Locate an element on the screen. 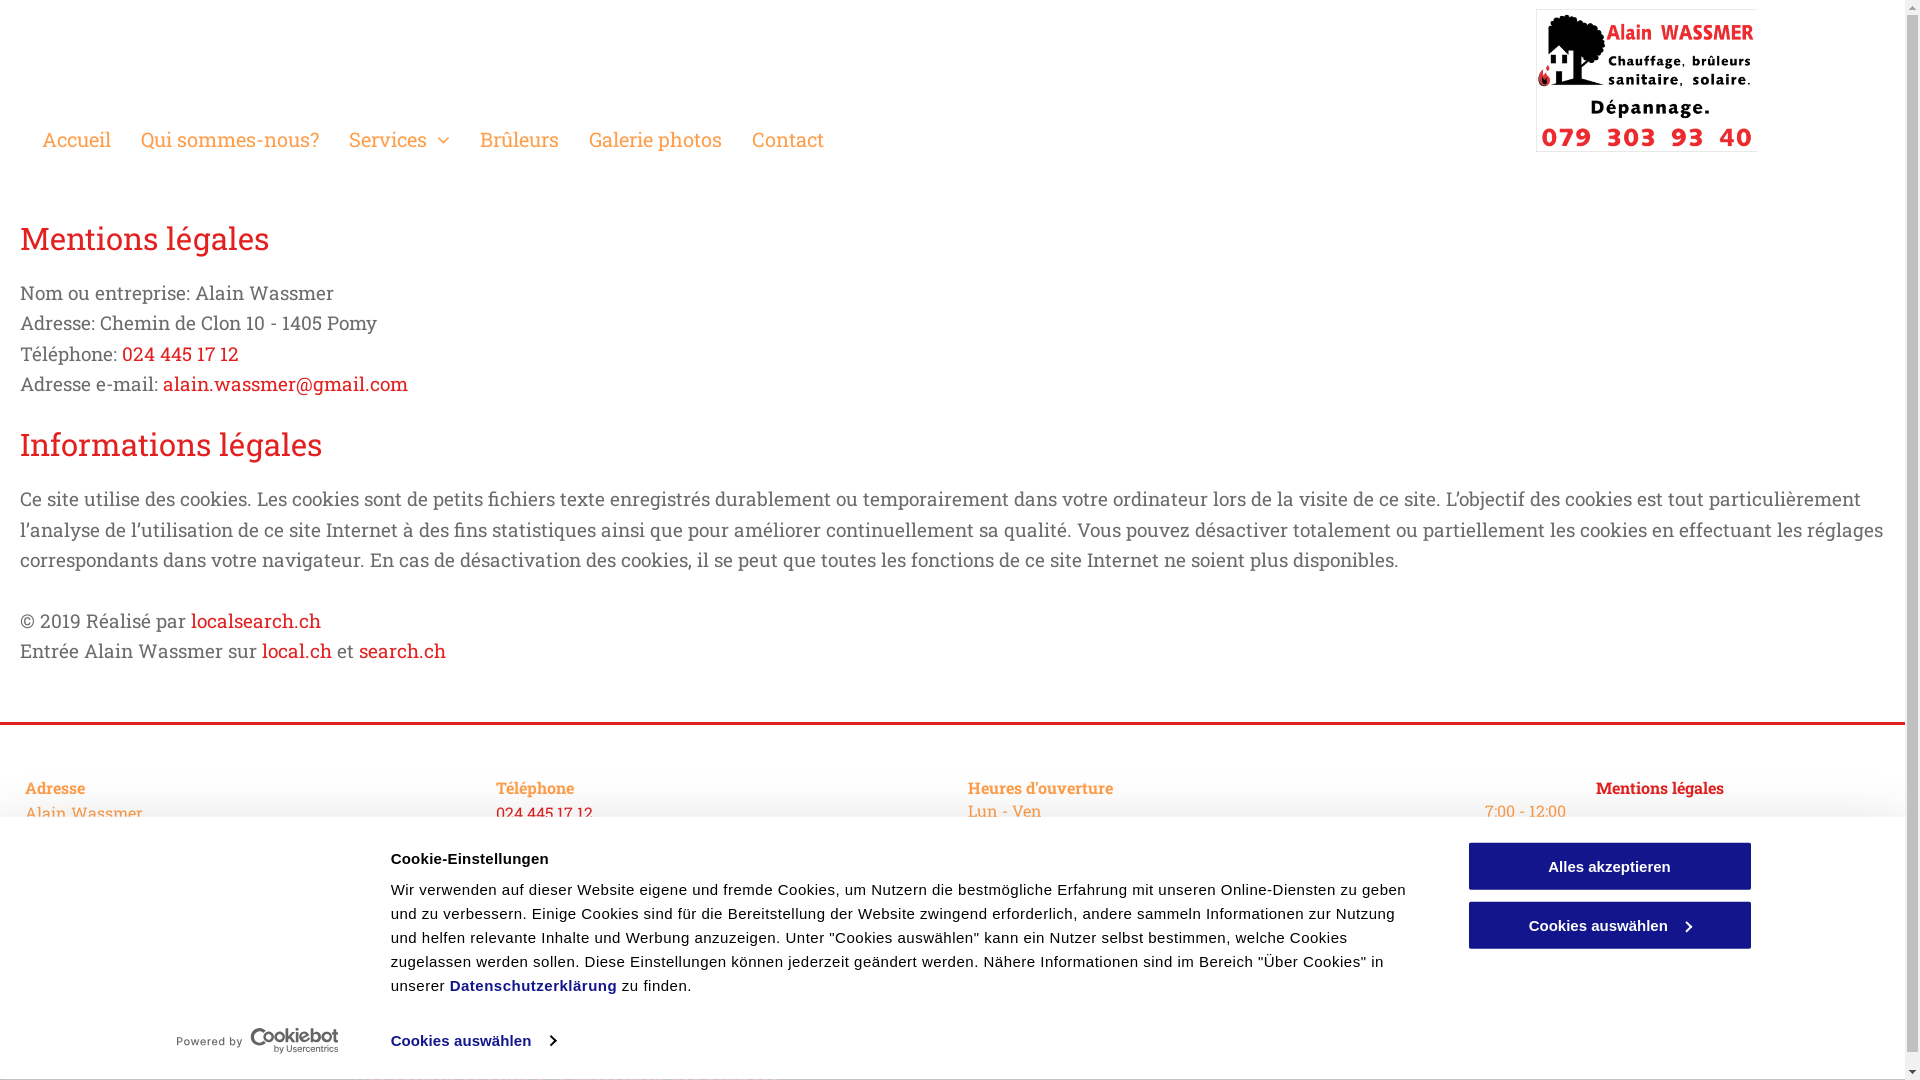 This screenshot has height=1080, width=1920. 'alain.wassmer@gmail.com' is located at coordinates (284, 383).